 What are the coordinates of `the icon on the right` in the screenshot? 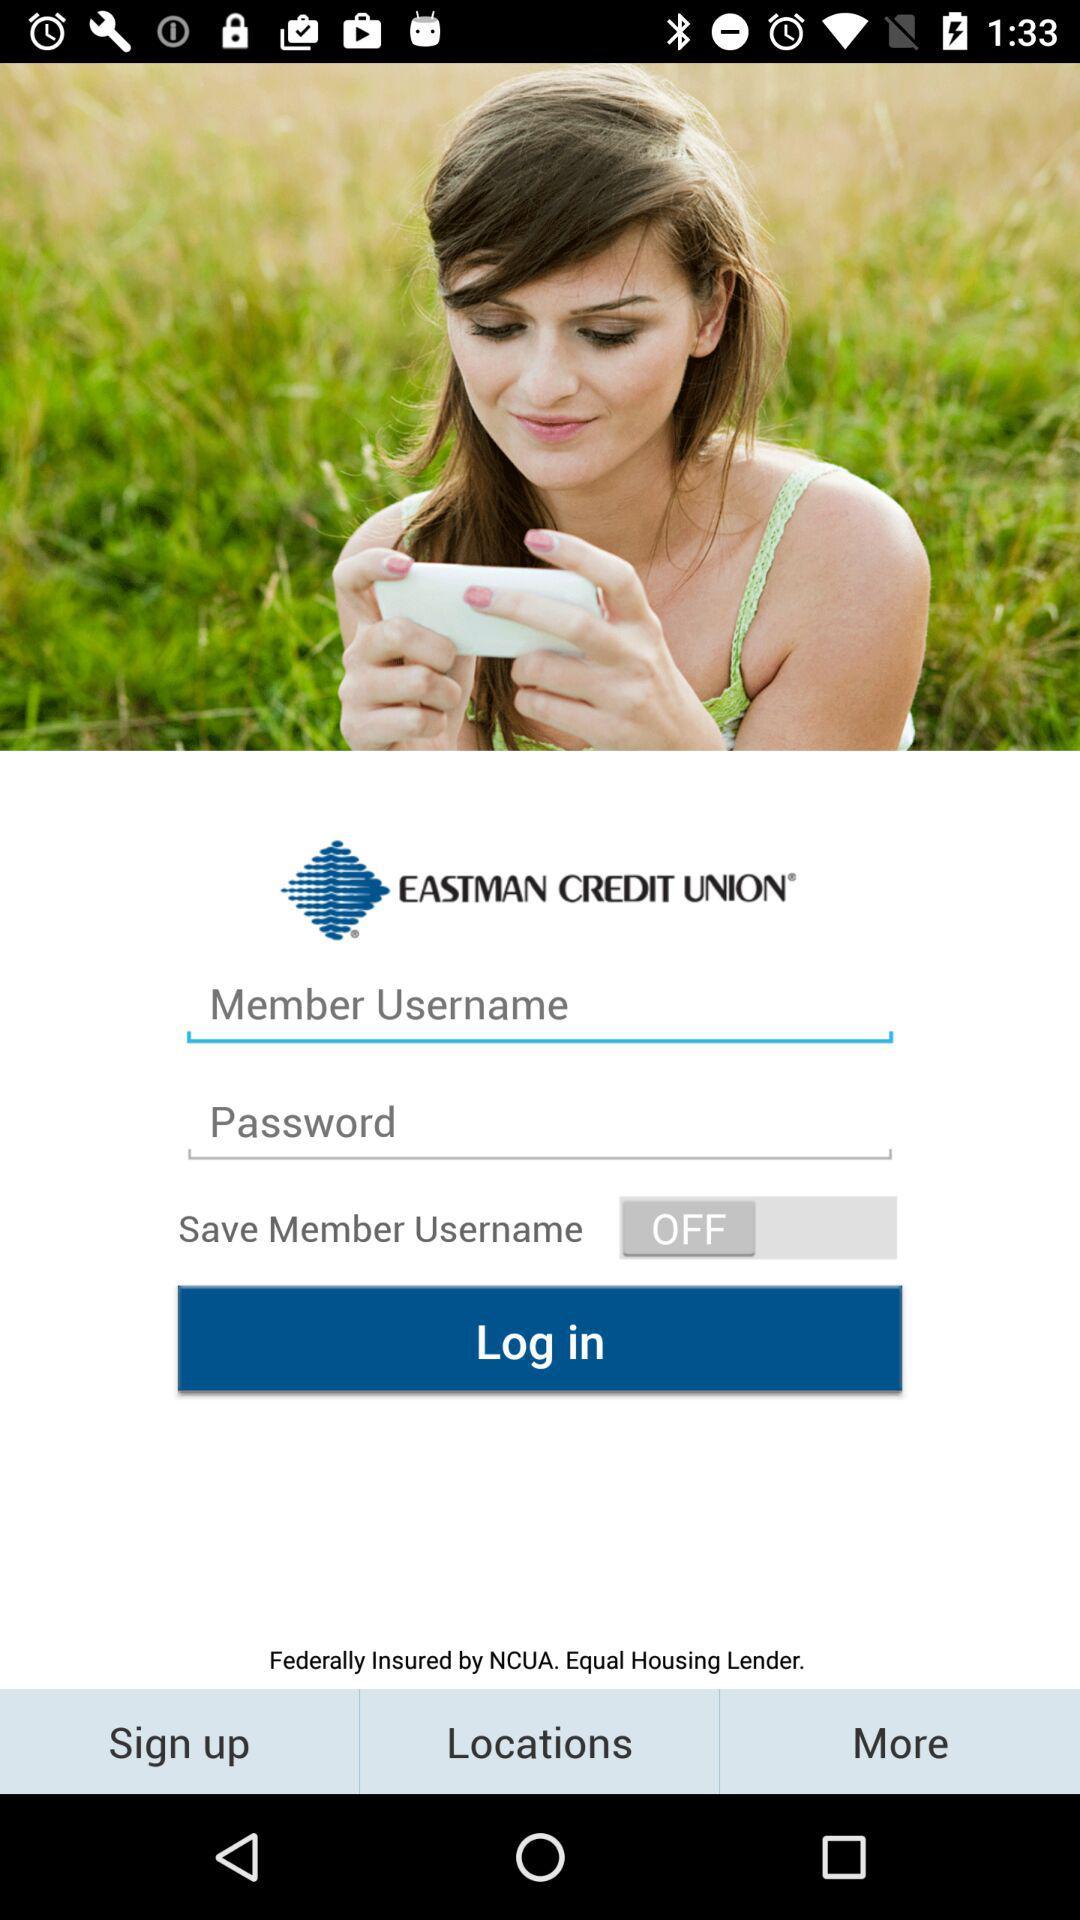 It's located at (758, 1226).